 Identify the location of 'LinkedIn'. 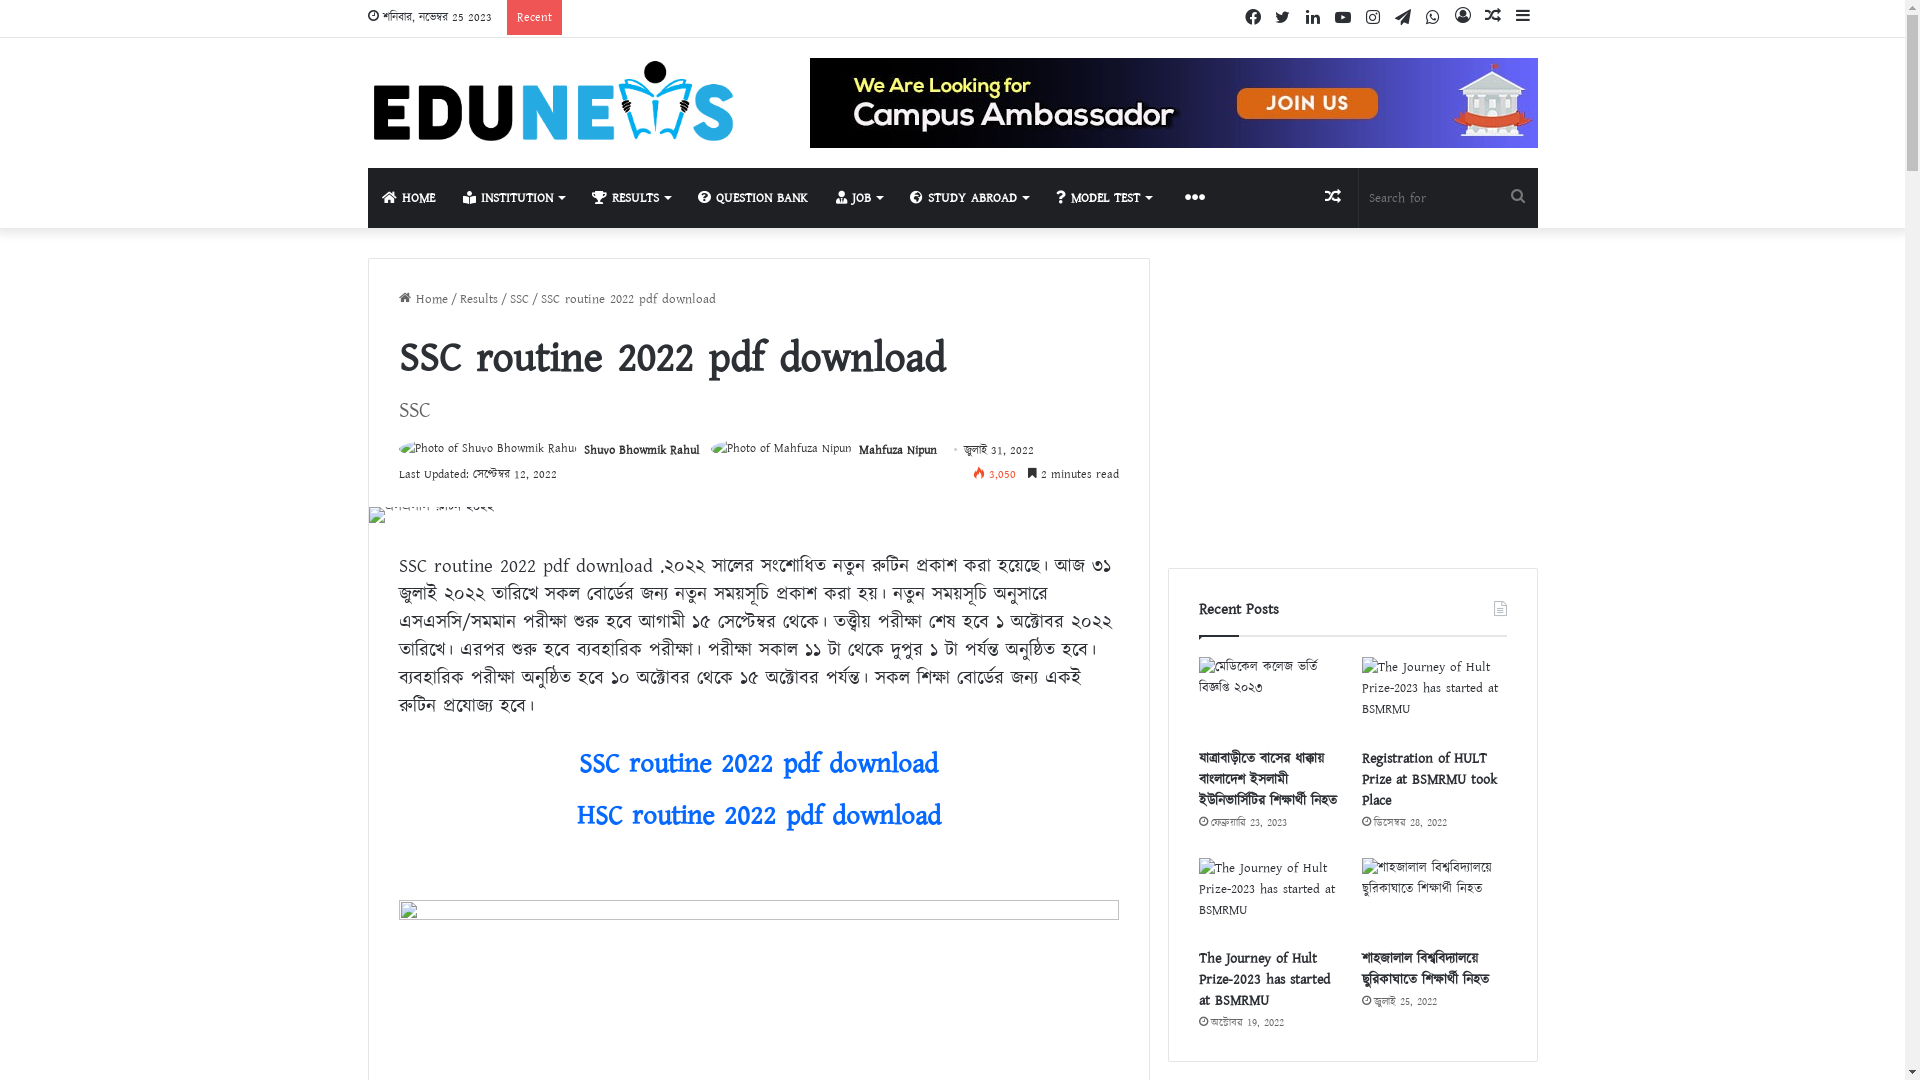
(1313, 18).